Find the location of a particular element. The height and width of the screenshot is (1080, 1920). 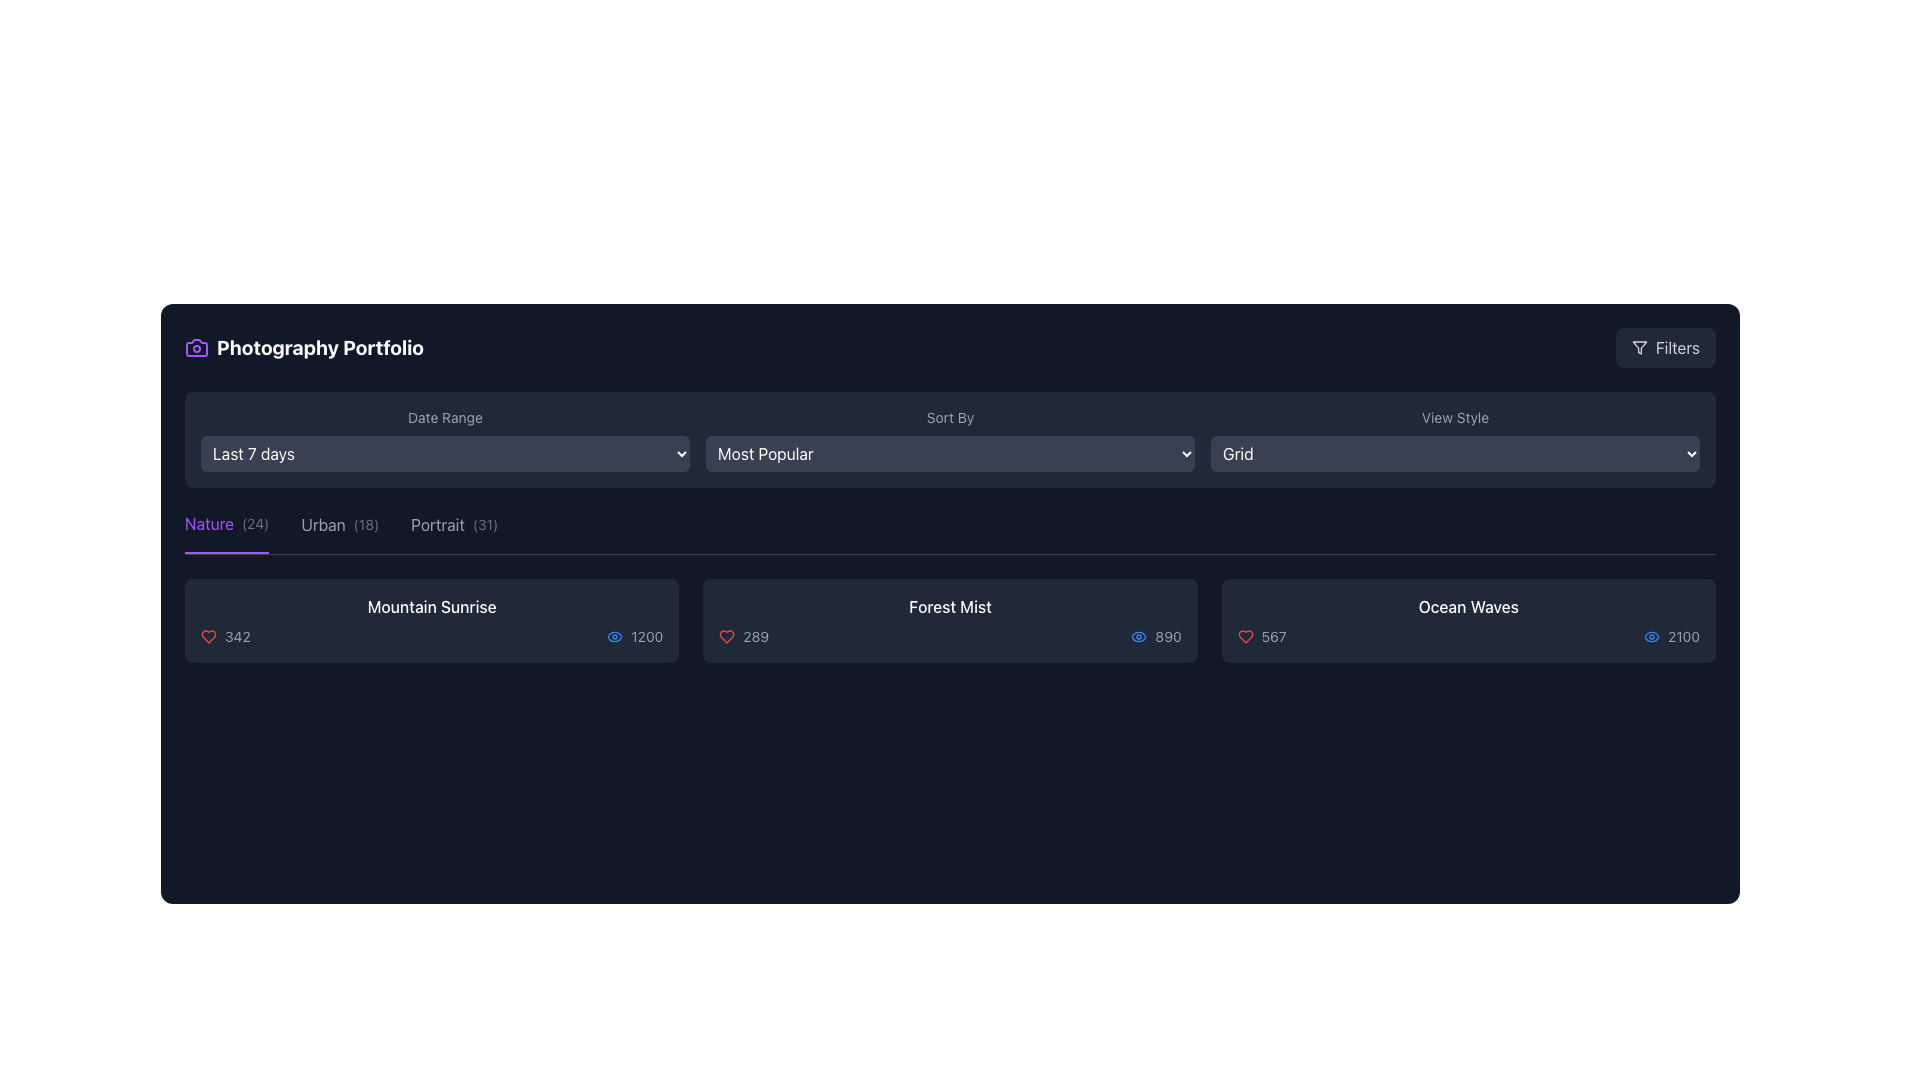

the 'Portrait (31)' category tab is located at coordinates (453, 523).